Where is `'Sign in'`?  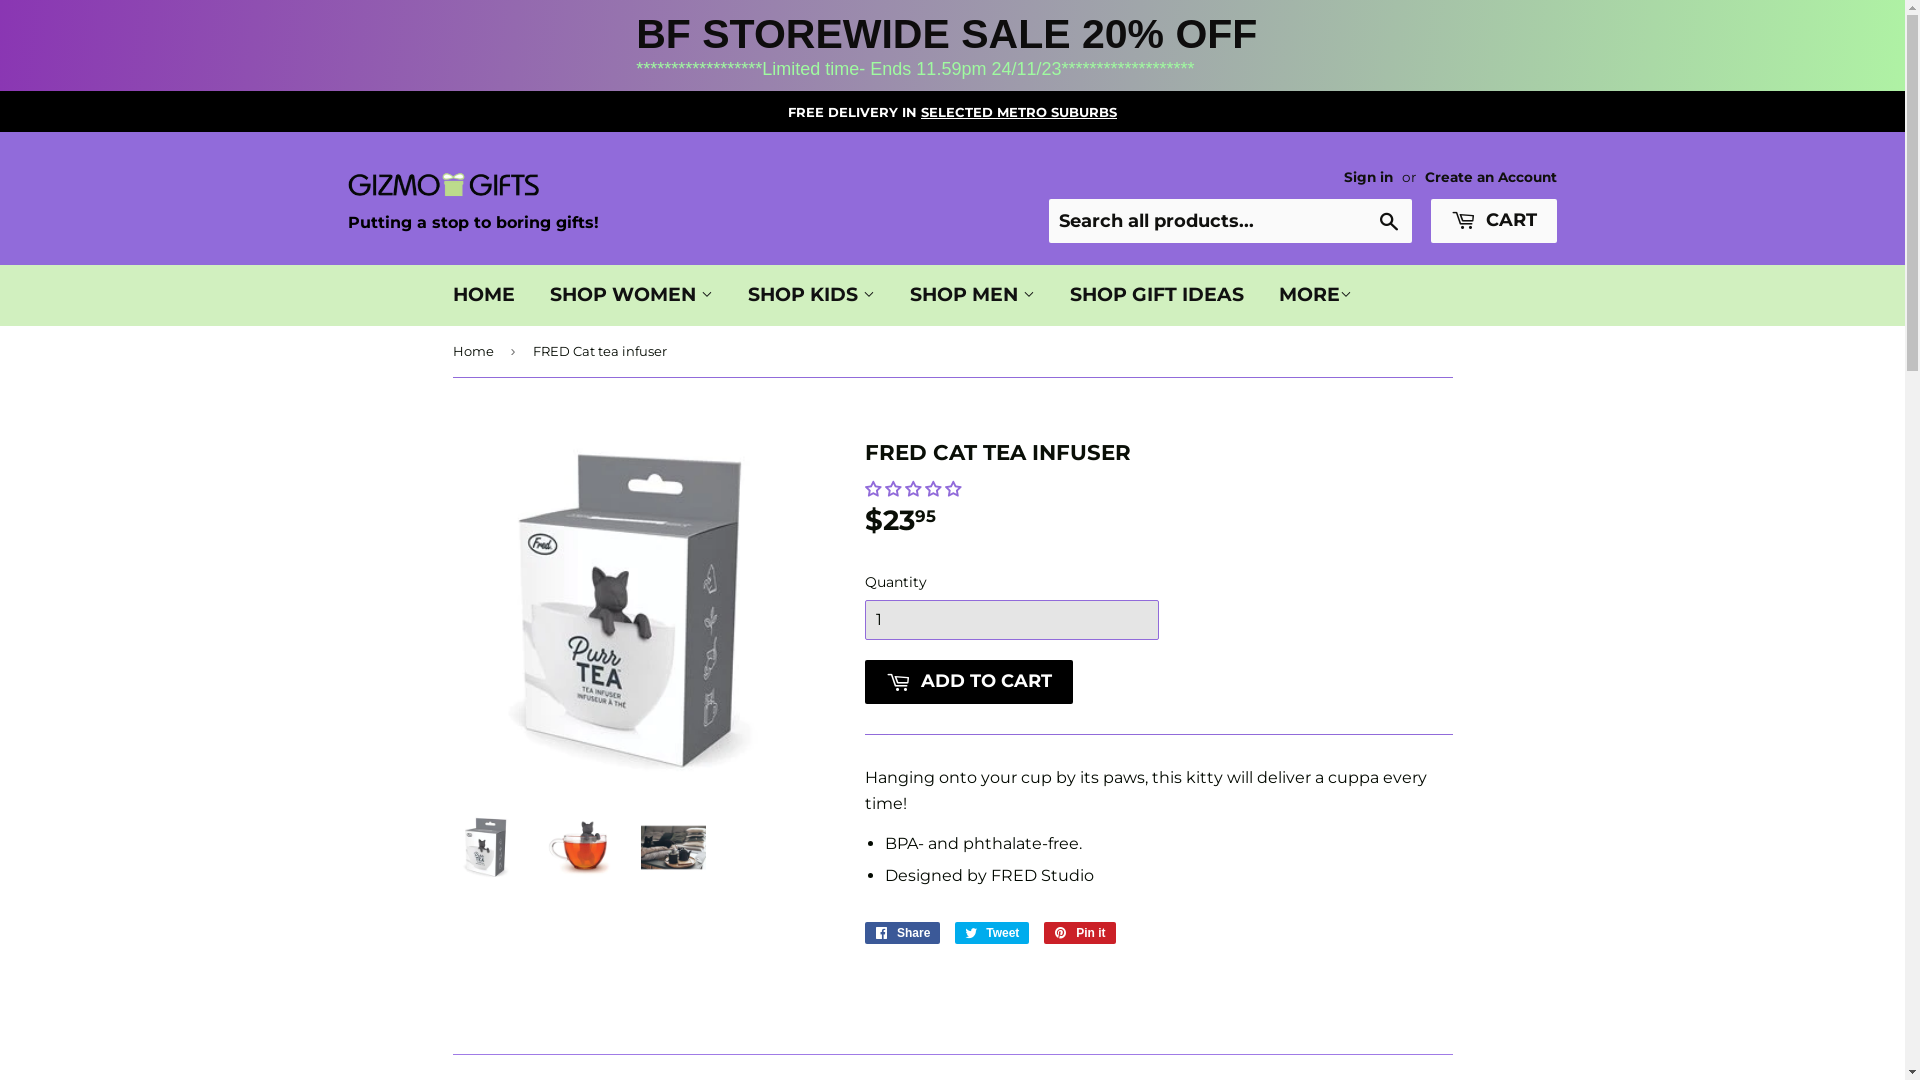
'Sign in' is located at coordinates (1367, 176).